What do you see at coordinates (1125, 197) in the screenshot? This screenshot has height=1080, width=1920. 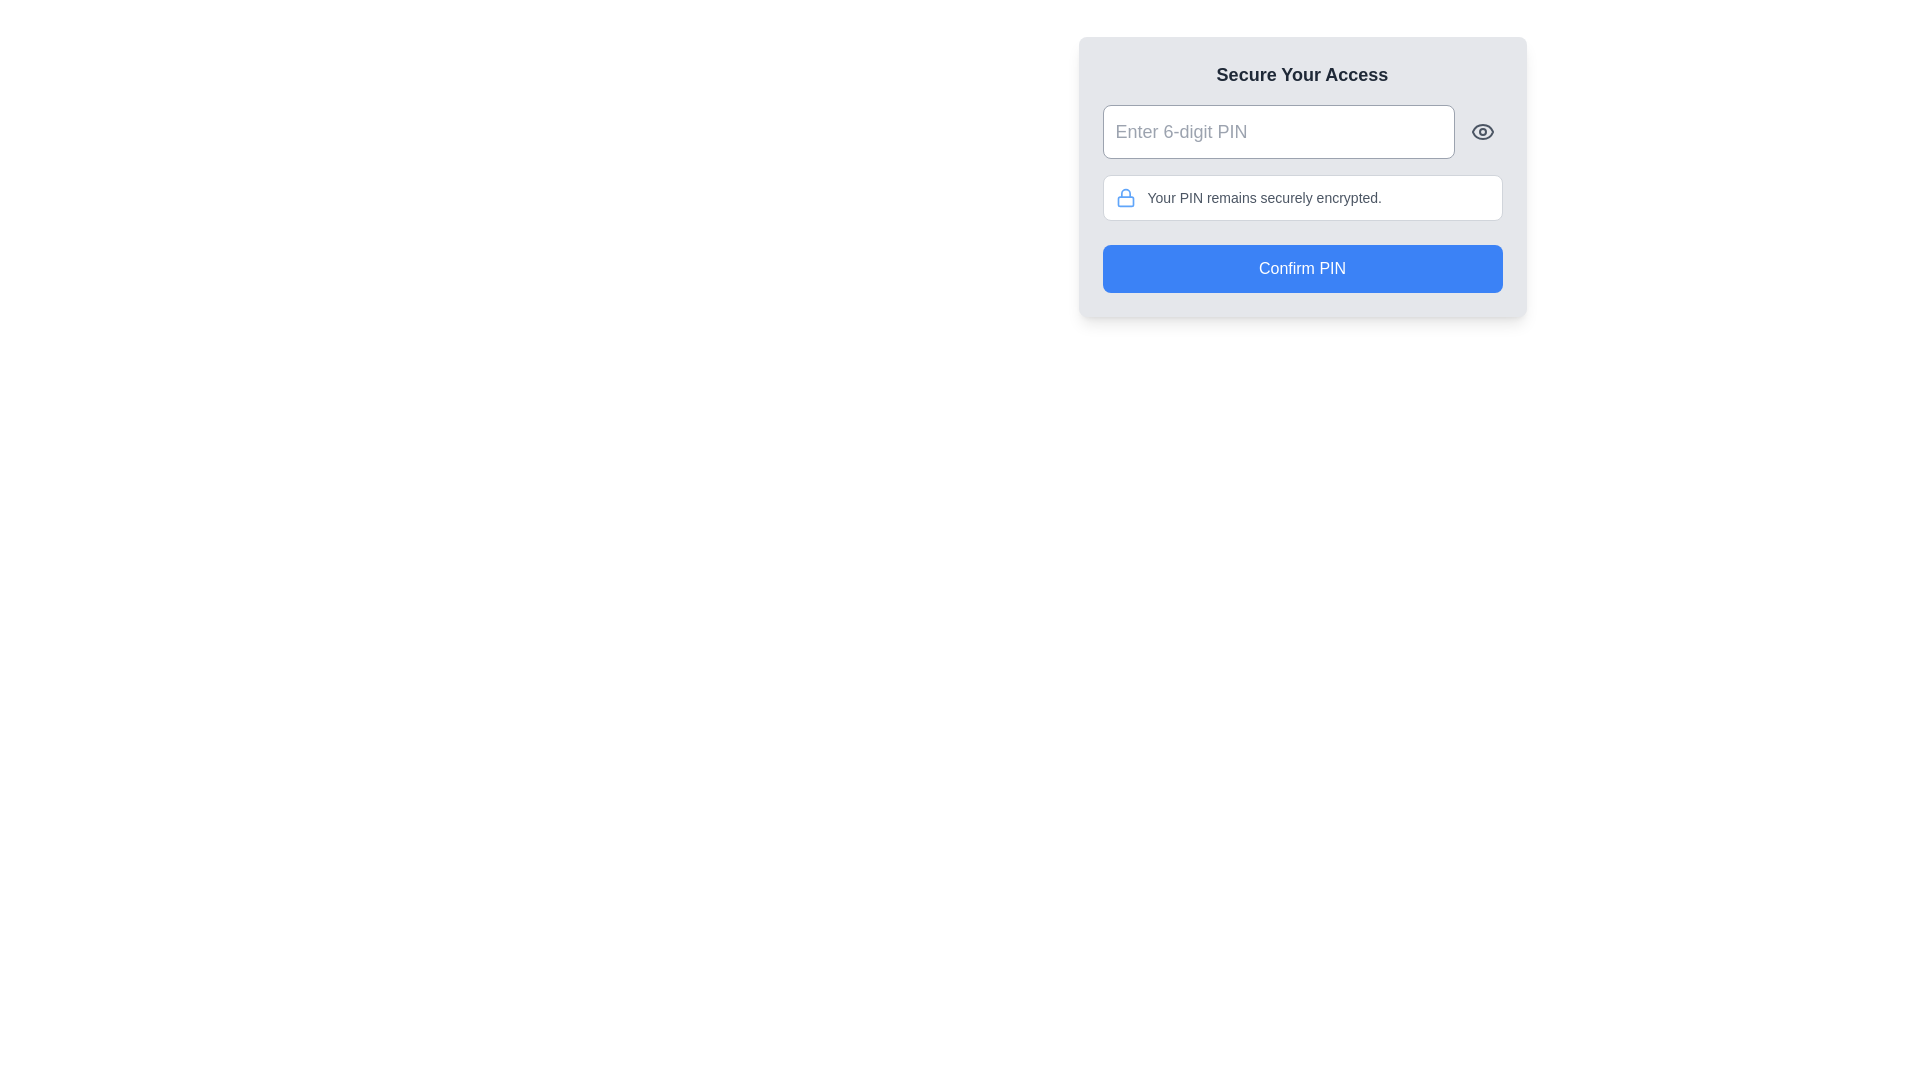 I see `the security icon that indicates the secure encryption of the user's PIN, located to the left of the text 'Your PIN remains securely encrypted.'` at bounding box center [1125, 197].